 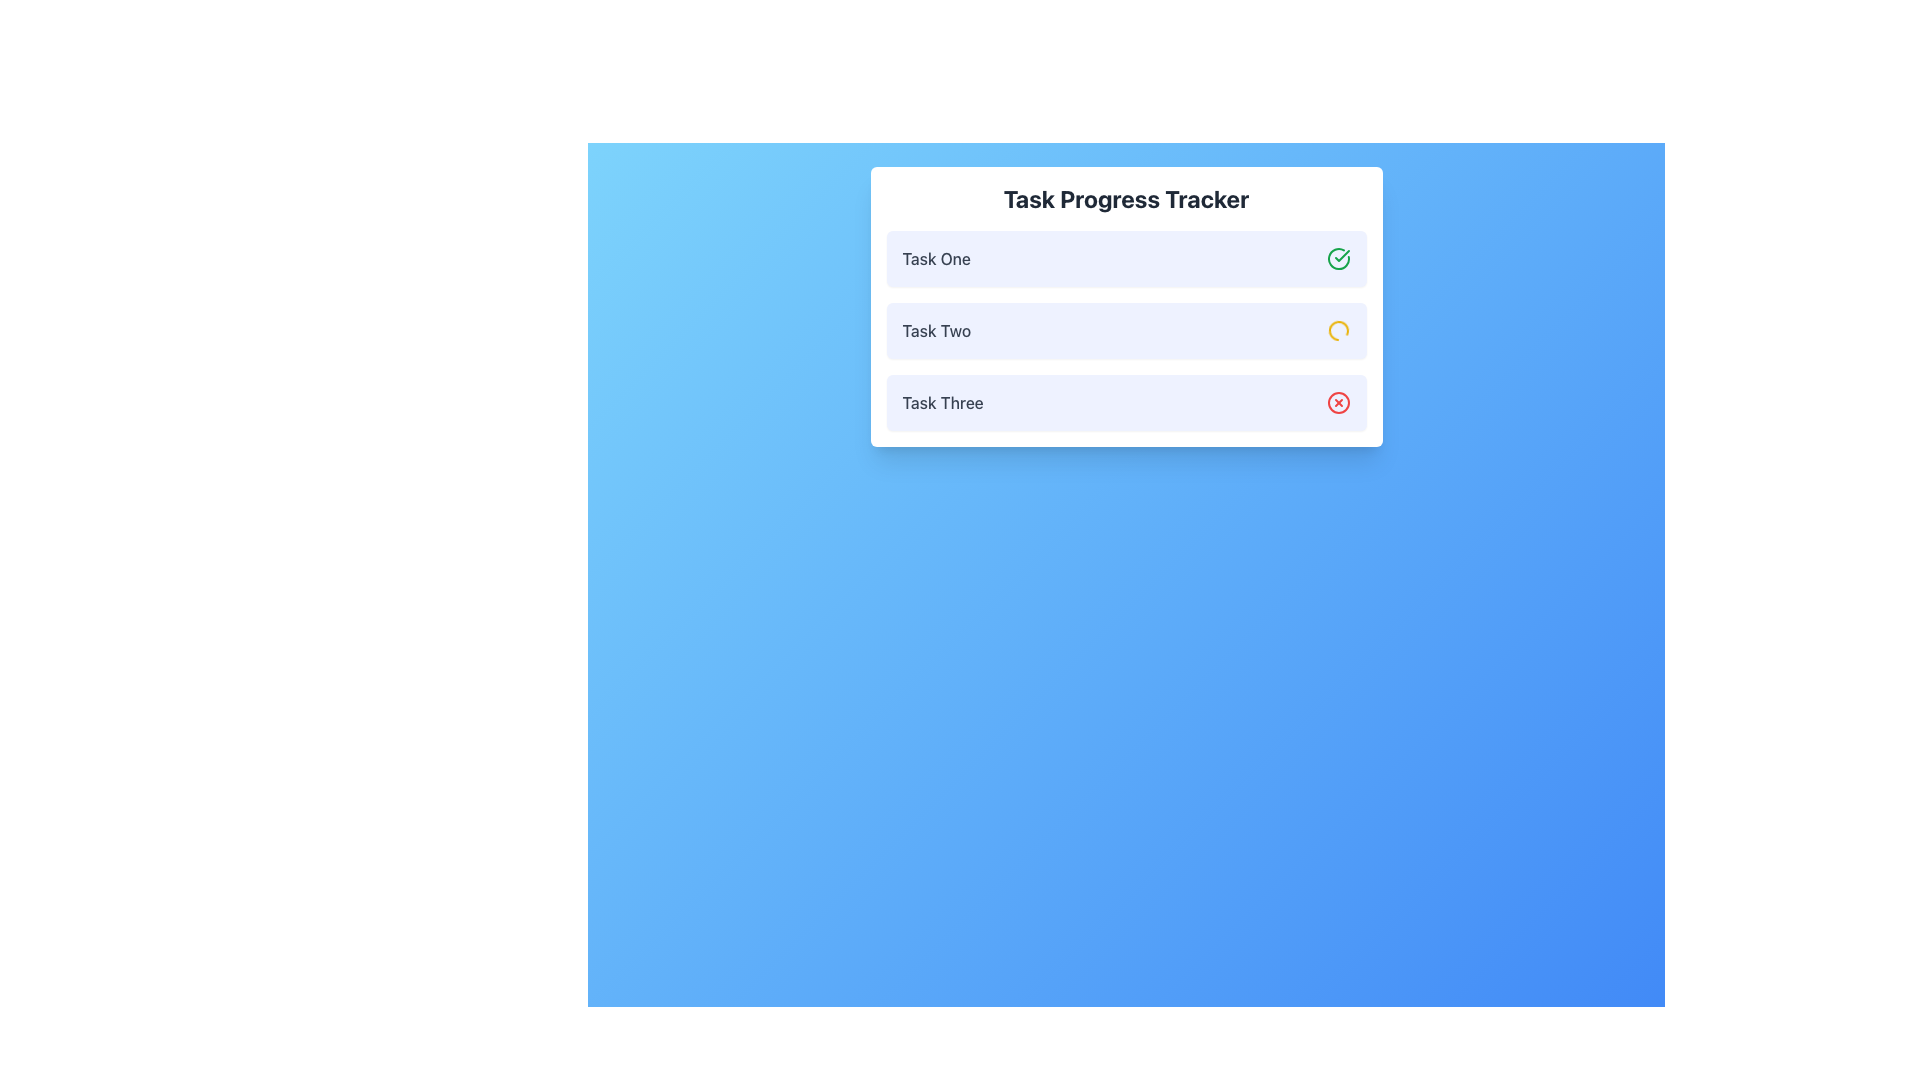 I want to click on text content of the prominent title labeled 'Task Progress Tracker', which is displayed in a bold and large font at the top of the card layout, so click(x=1126, y=199).